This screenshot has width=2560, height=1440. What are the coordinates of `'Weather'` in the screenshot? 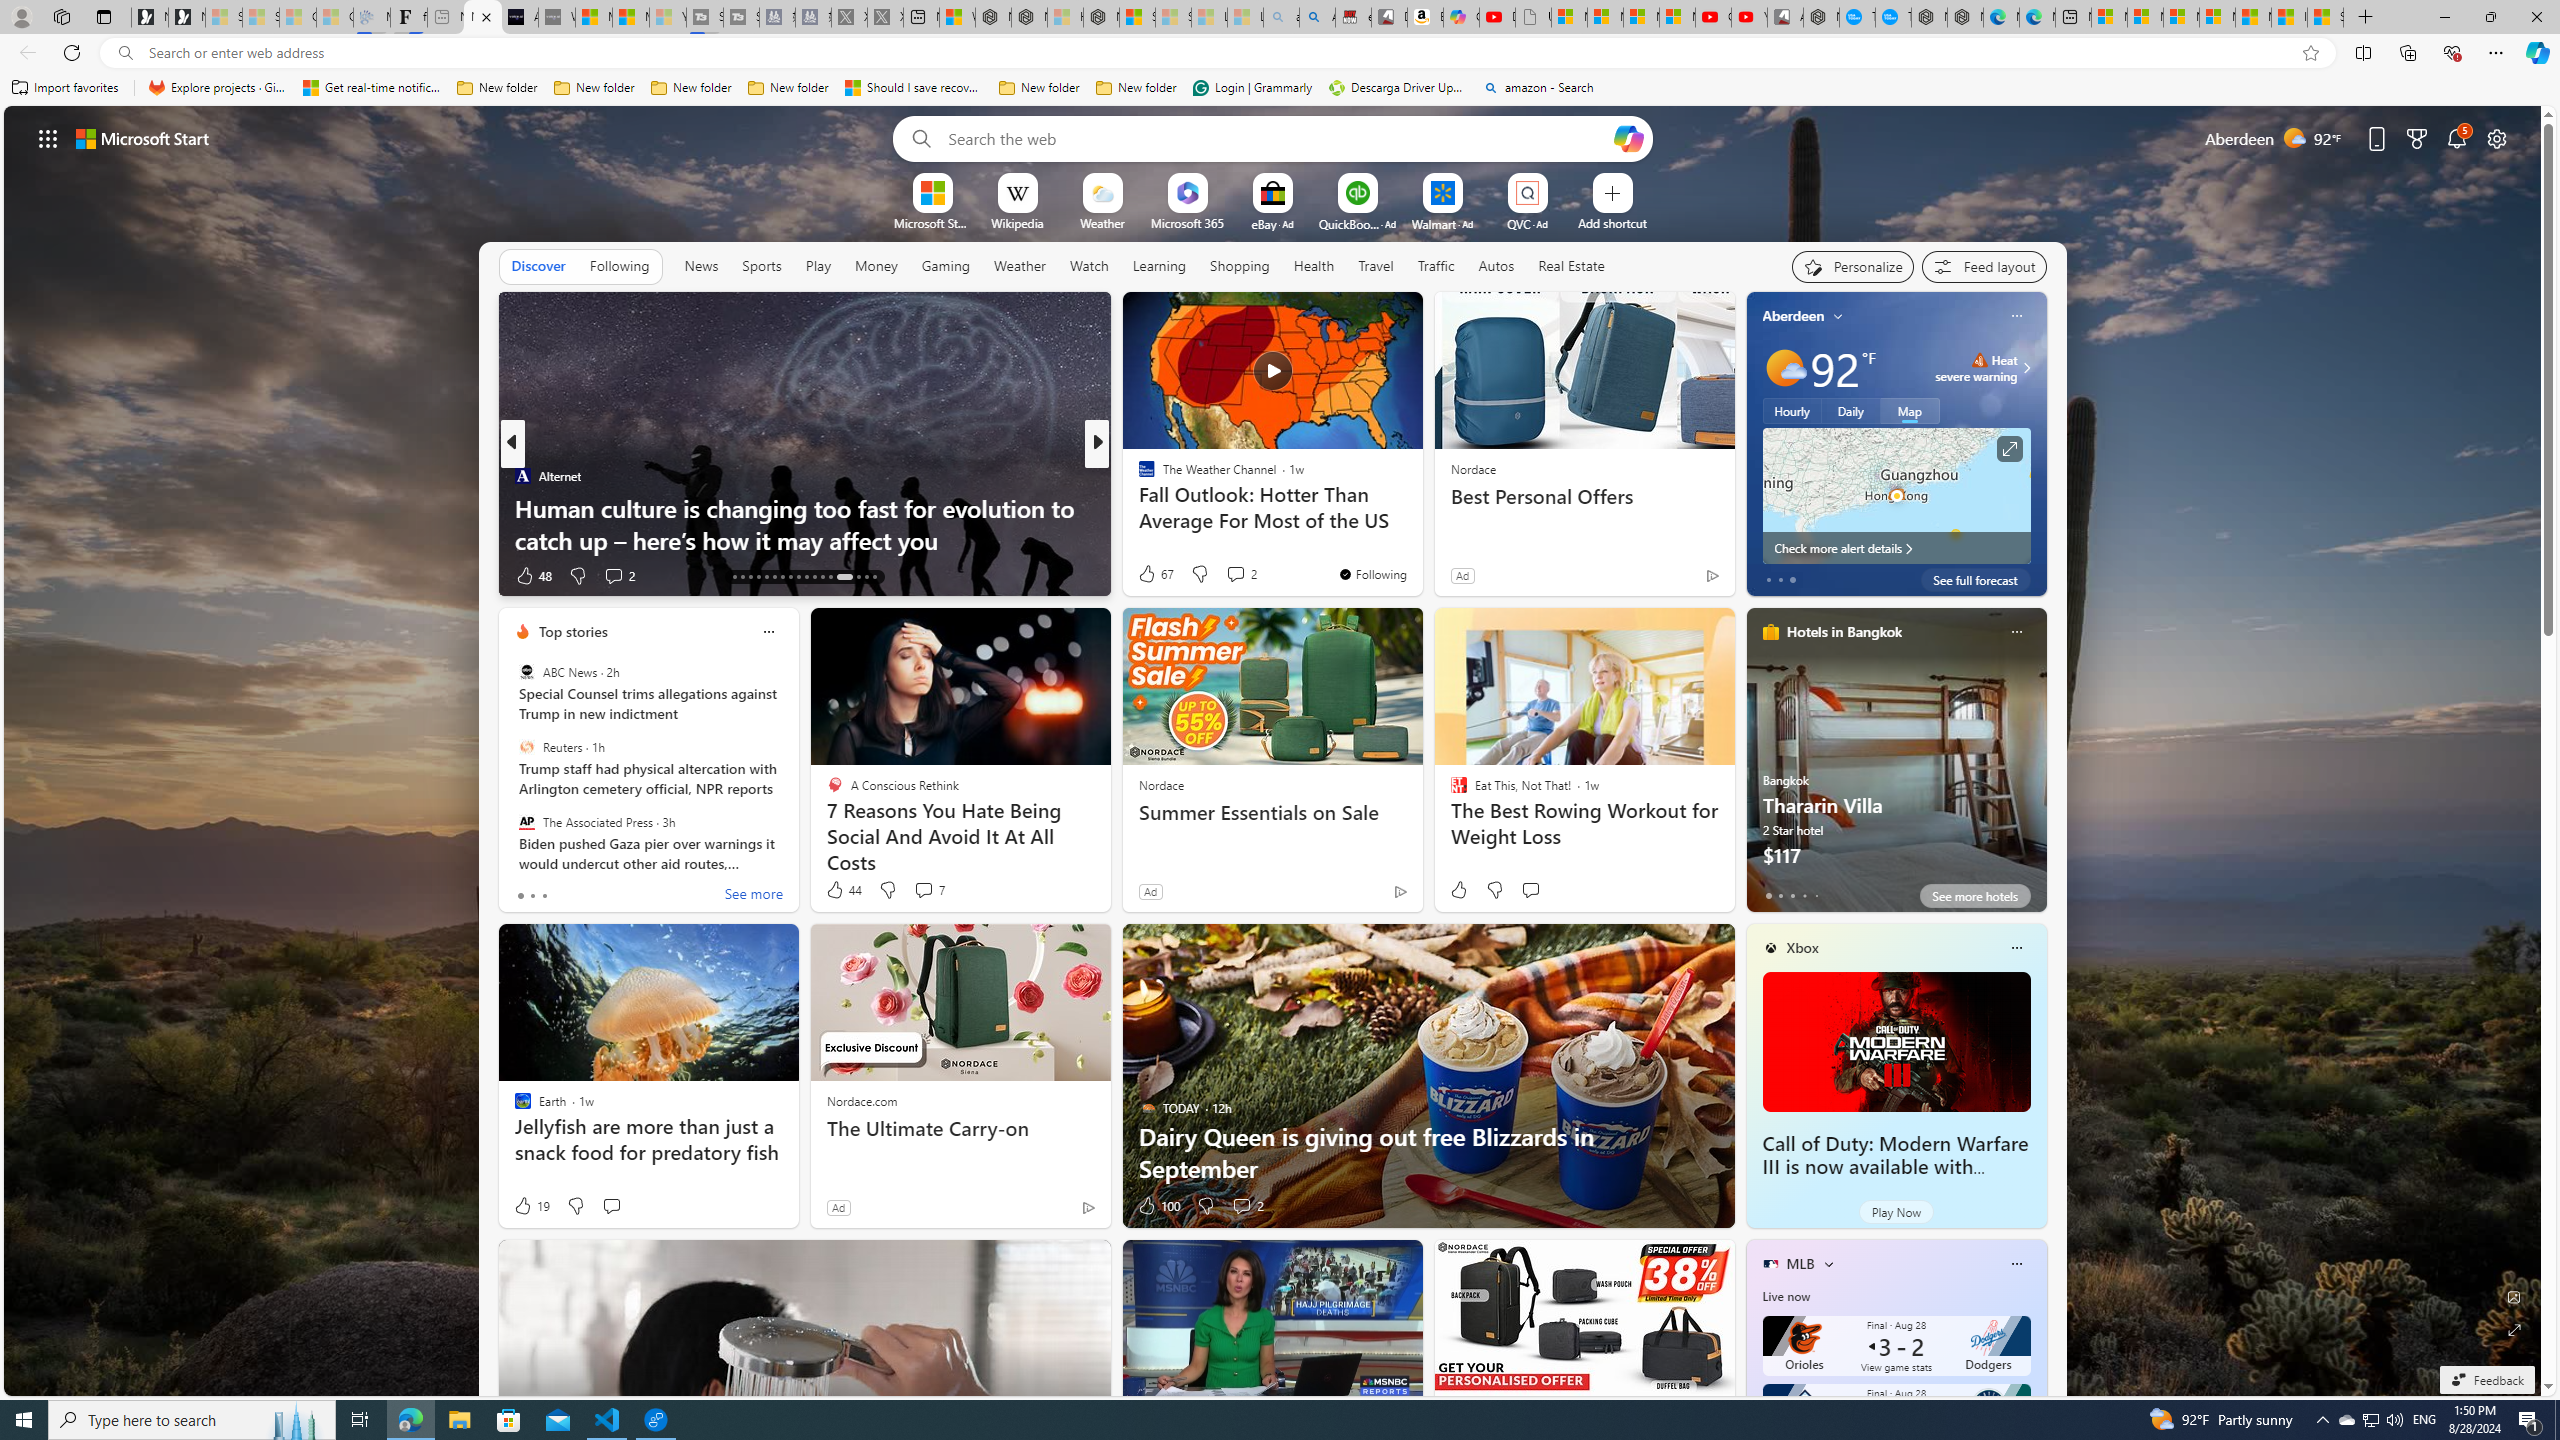 It's located at (1019, 264).